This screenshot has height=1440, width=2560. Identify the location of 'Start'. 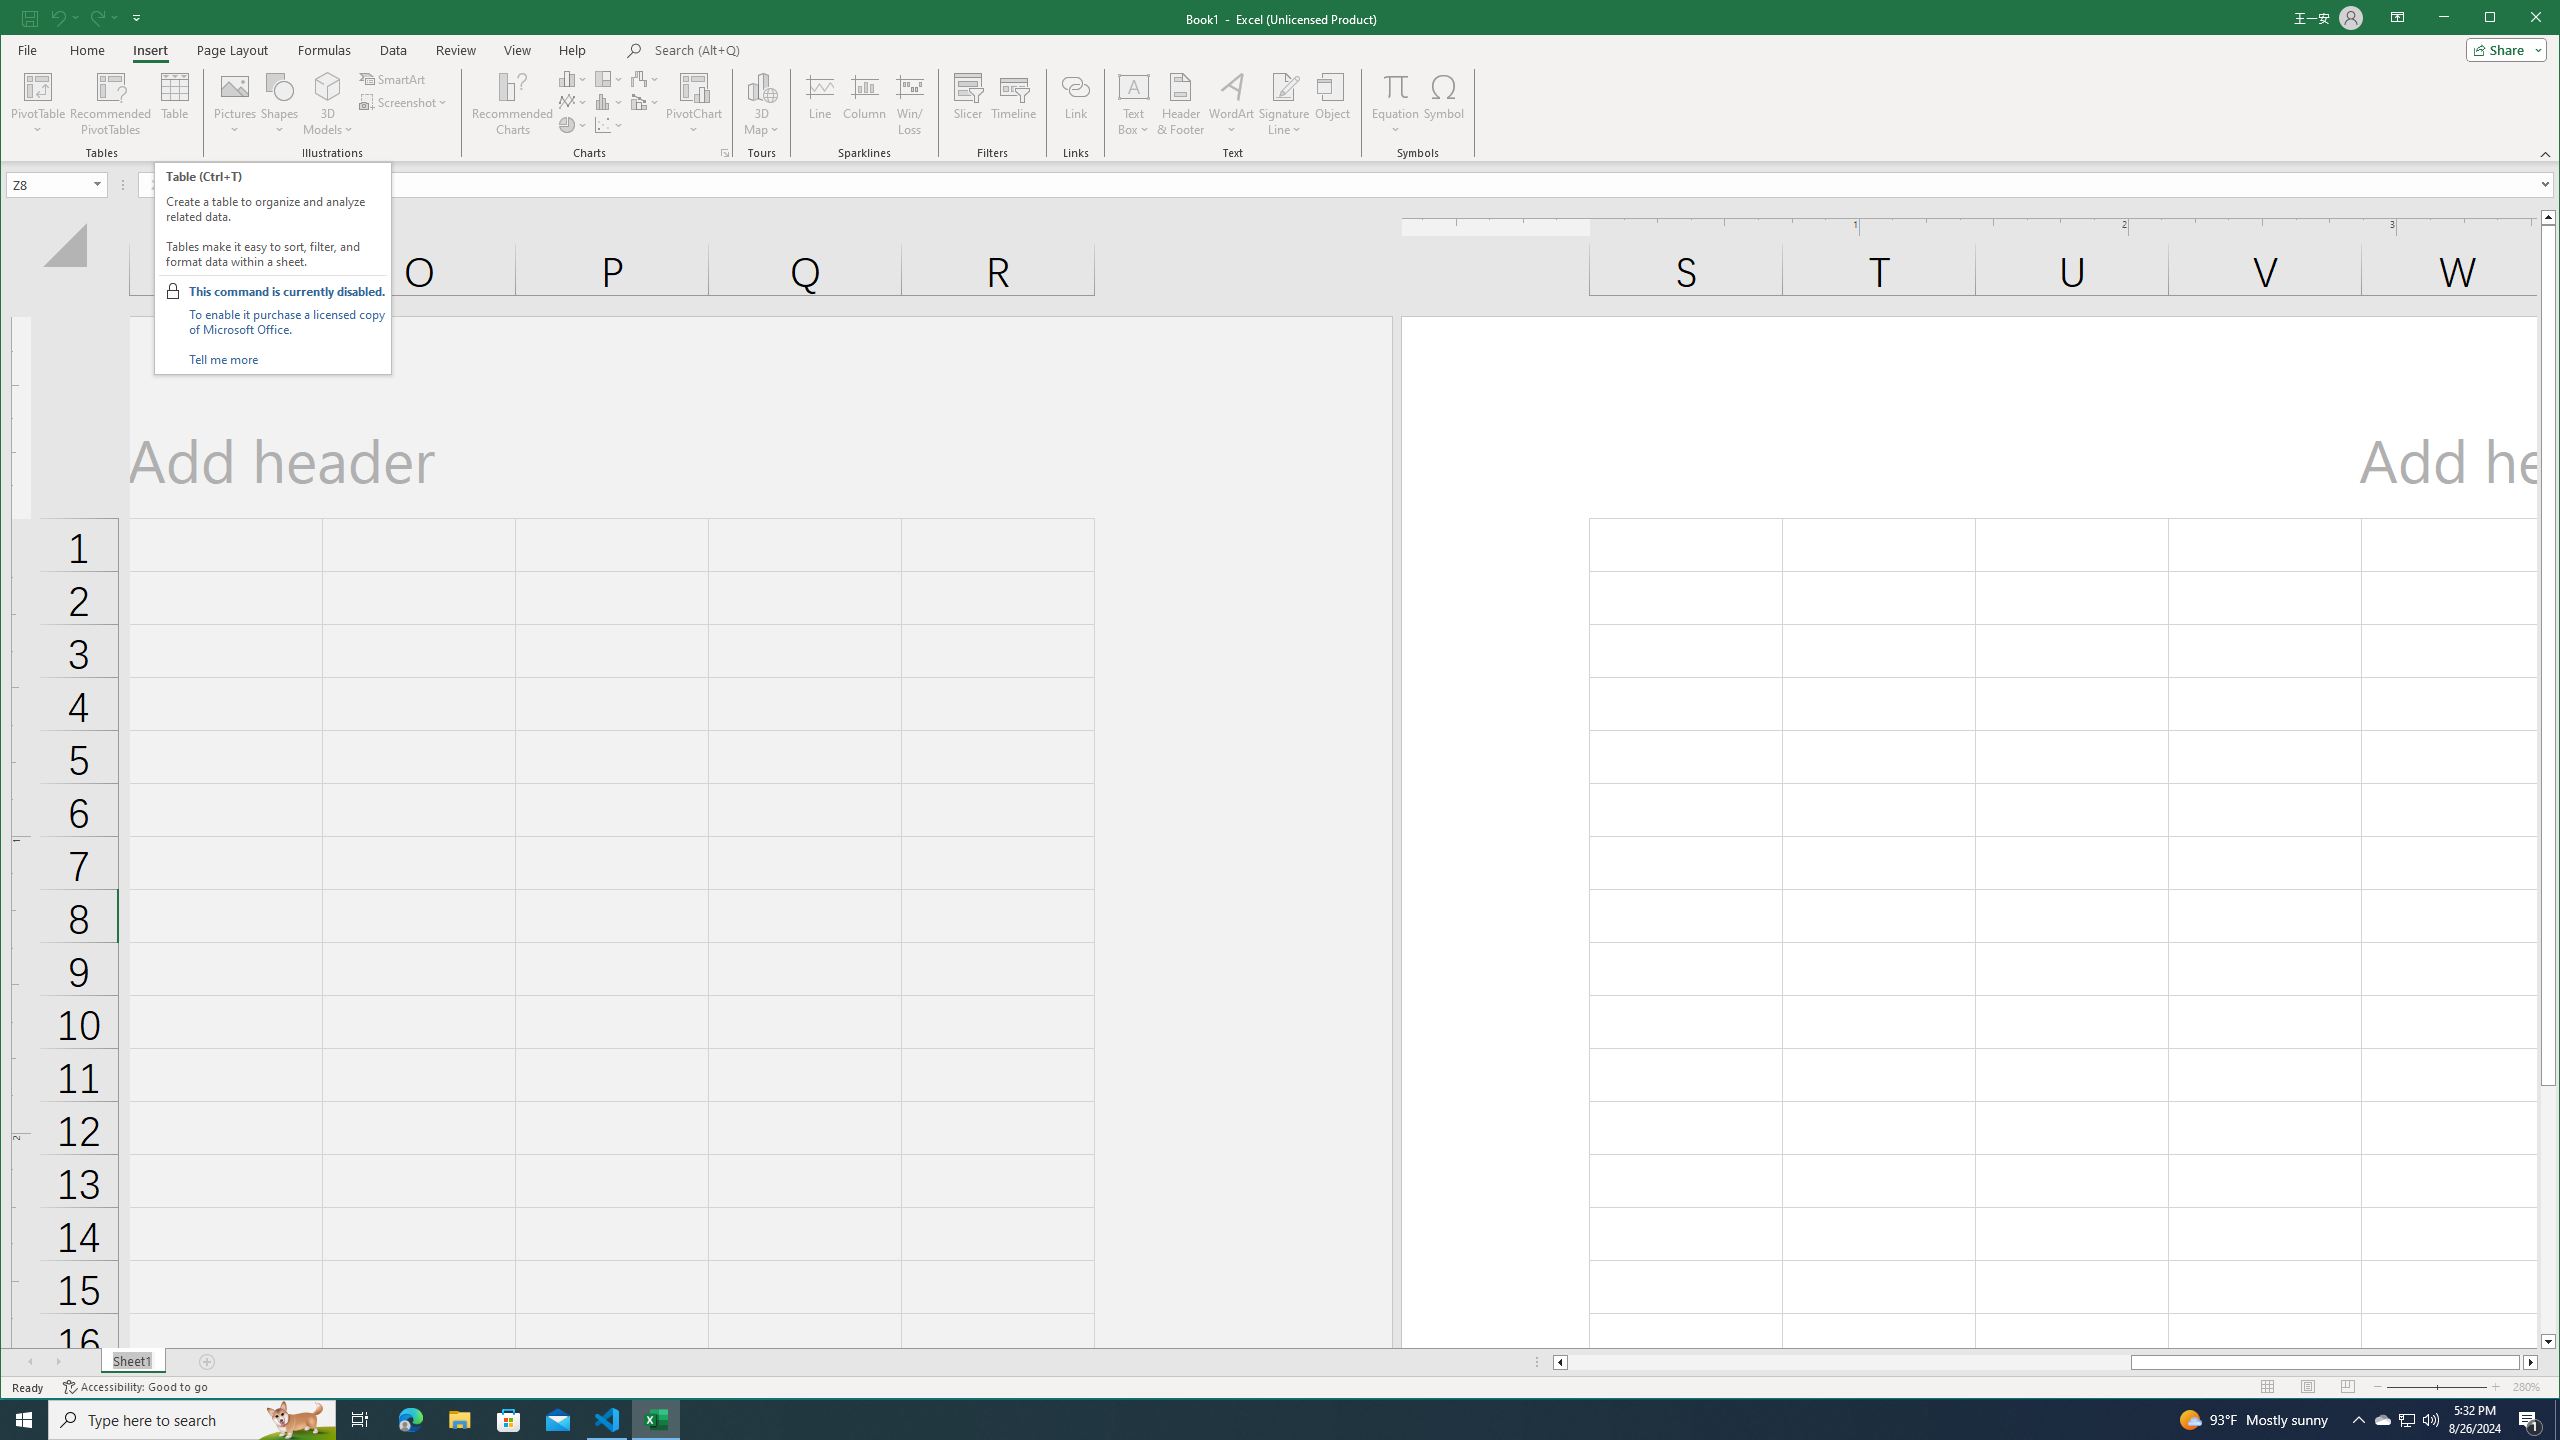
(24, 1418).